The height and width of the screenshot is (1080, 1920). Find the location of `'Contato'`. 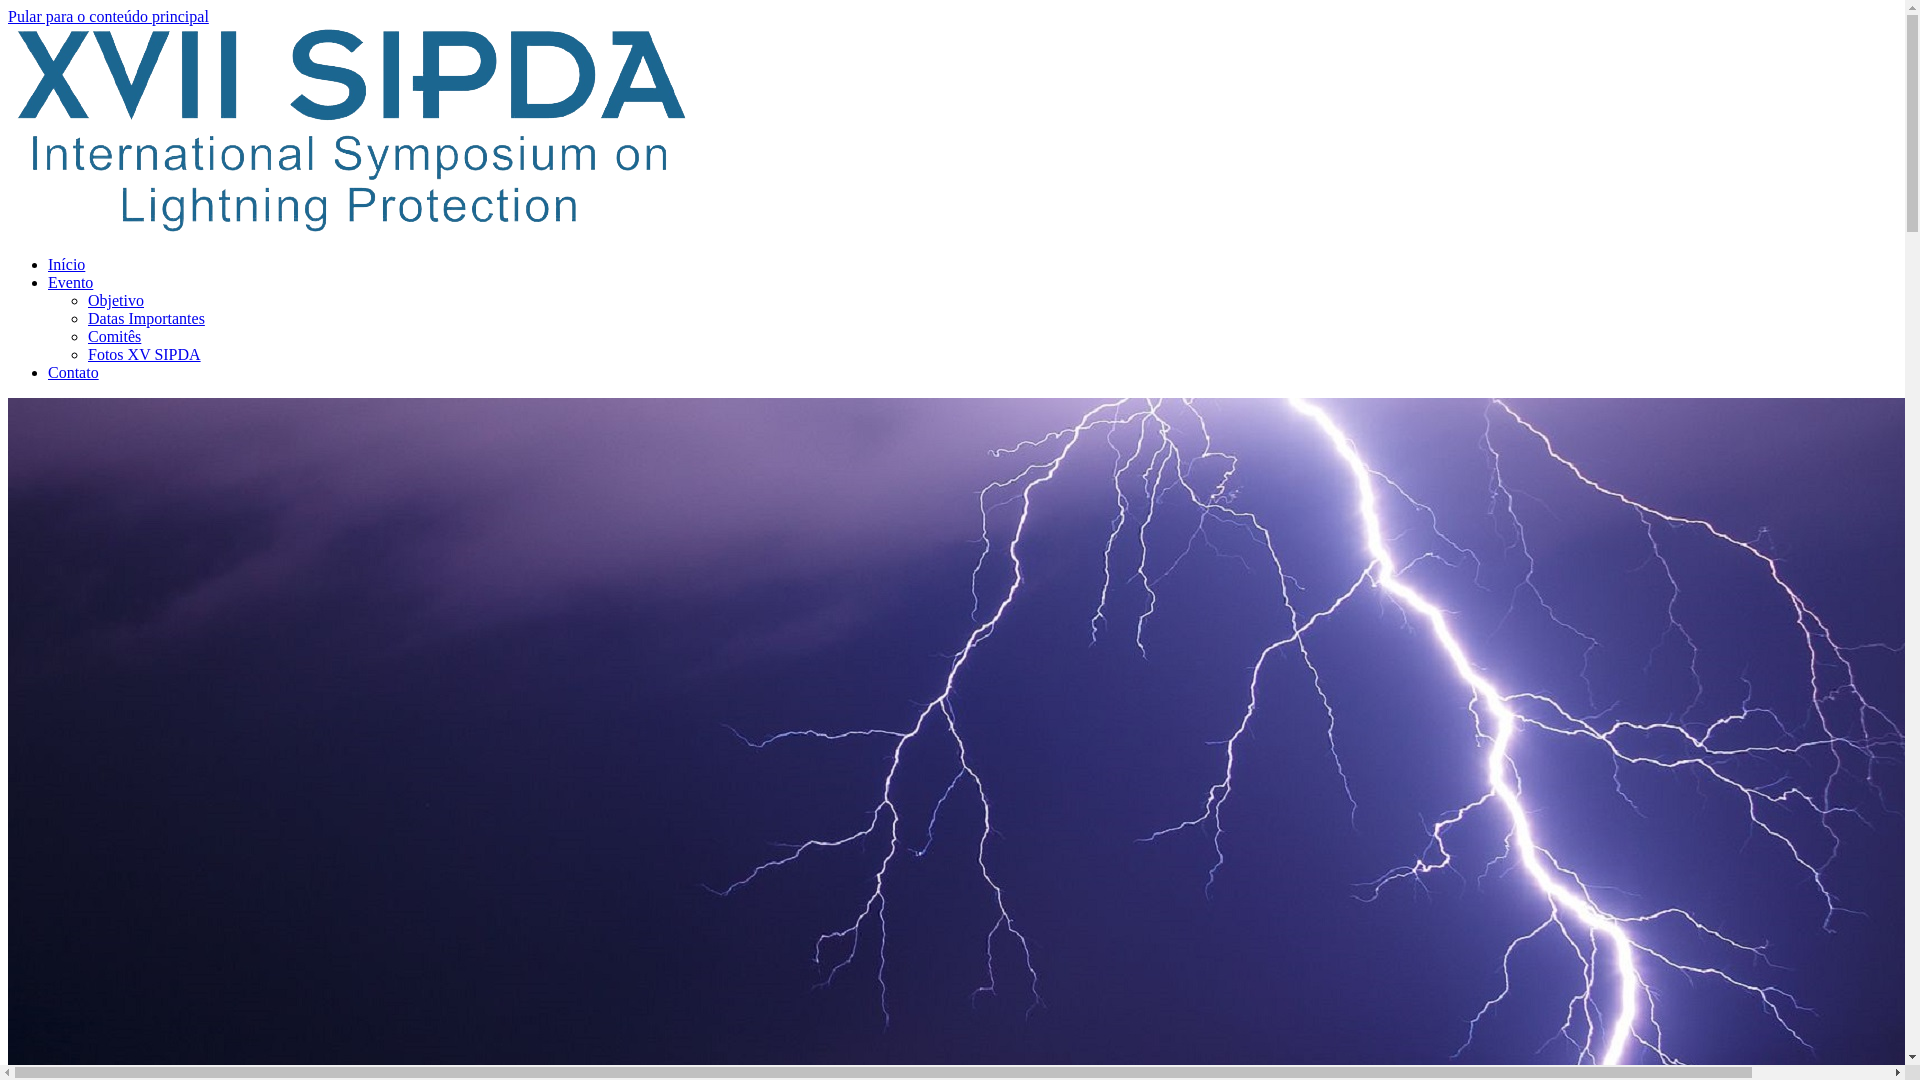

'Contato' is located at coordinates (73, 372).